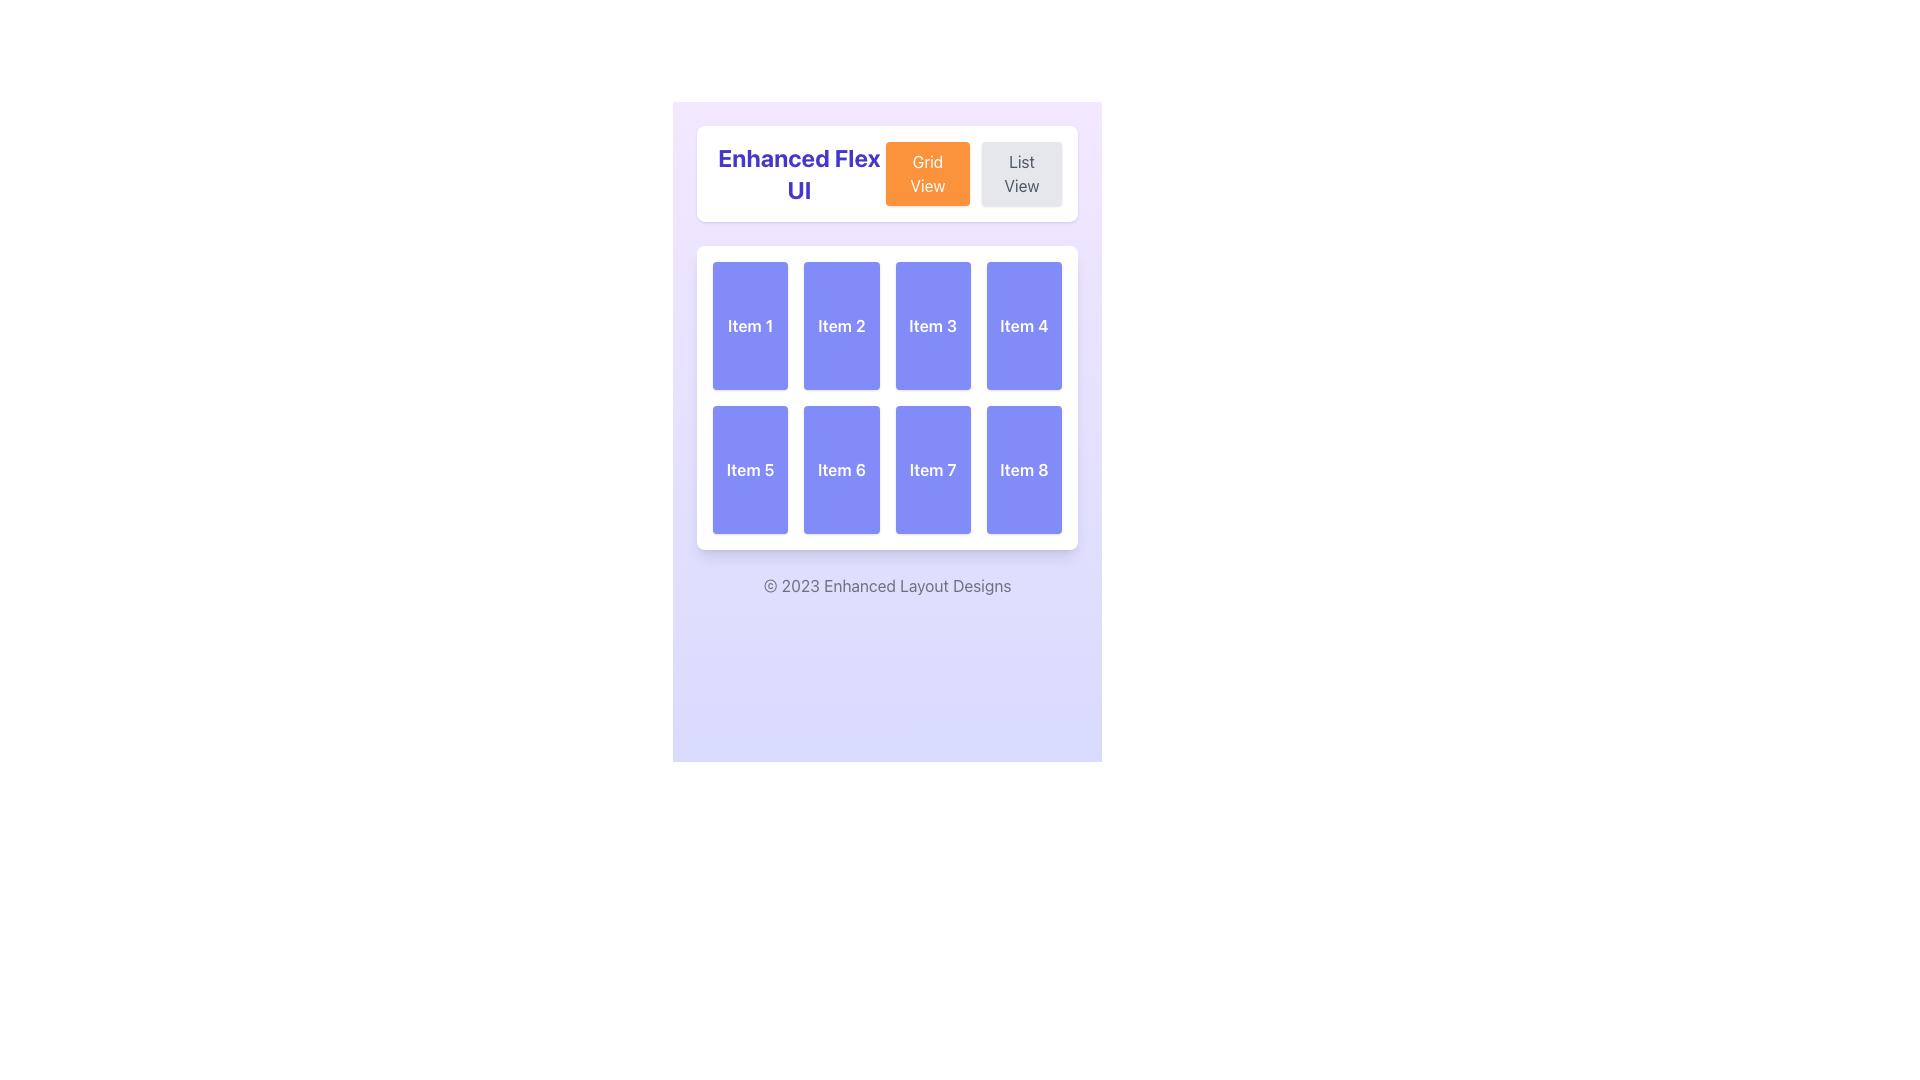  Describe the element at coordinates (932, 325) in the screenshot. I see `the grid item representing 'Item 3', which is located in the first row and third column of the grid structure` at that location.